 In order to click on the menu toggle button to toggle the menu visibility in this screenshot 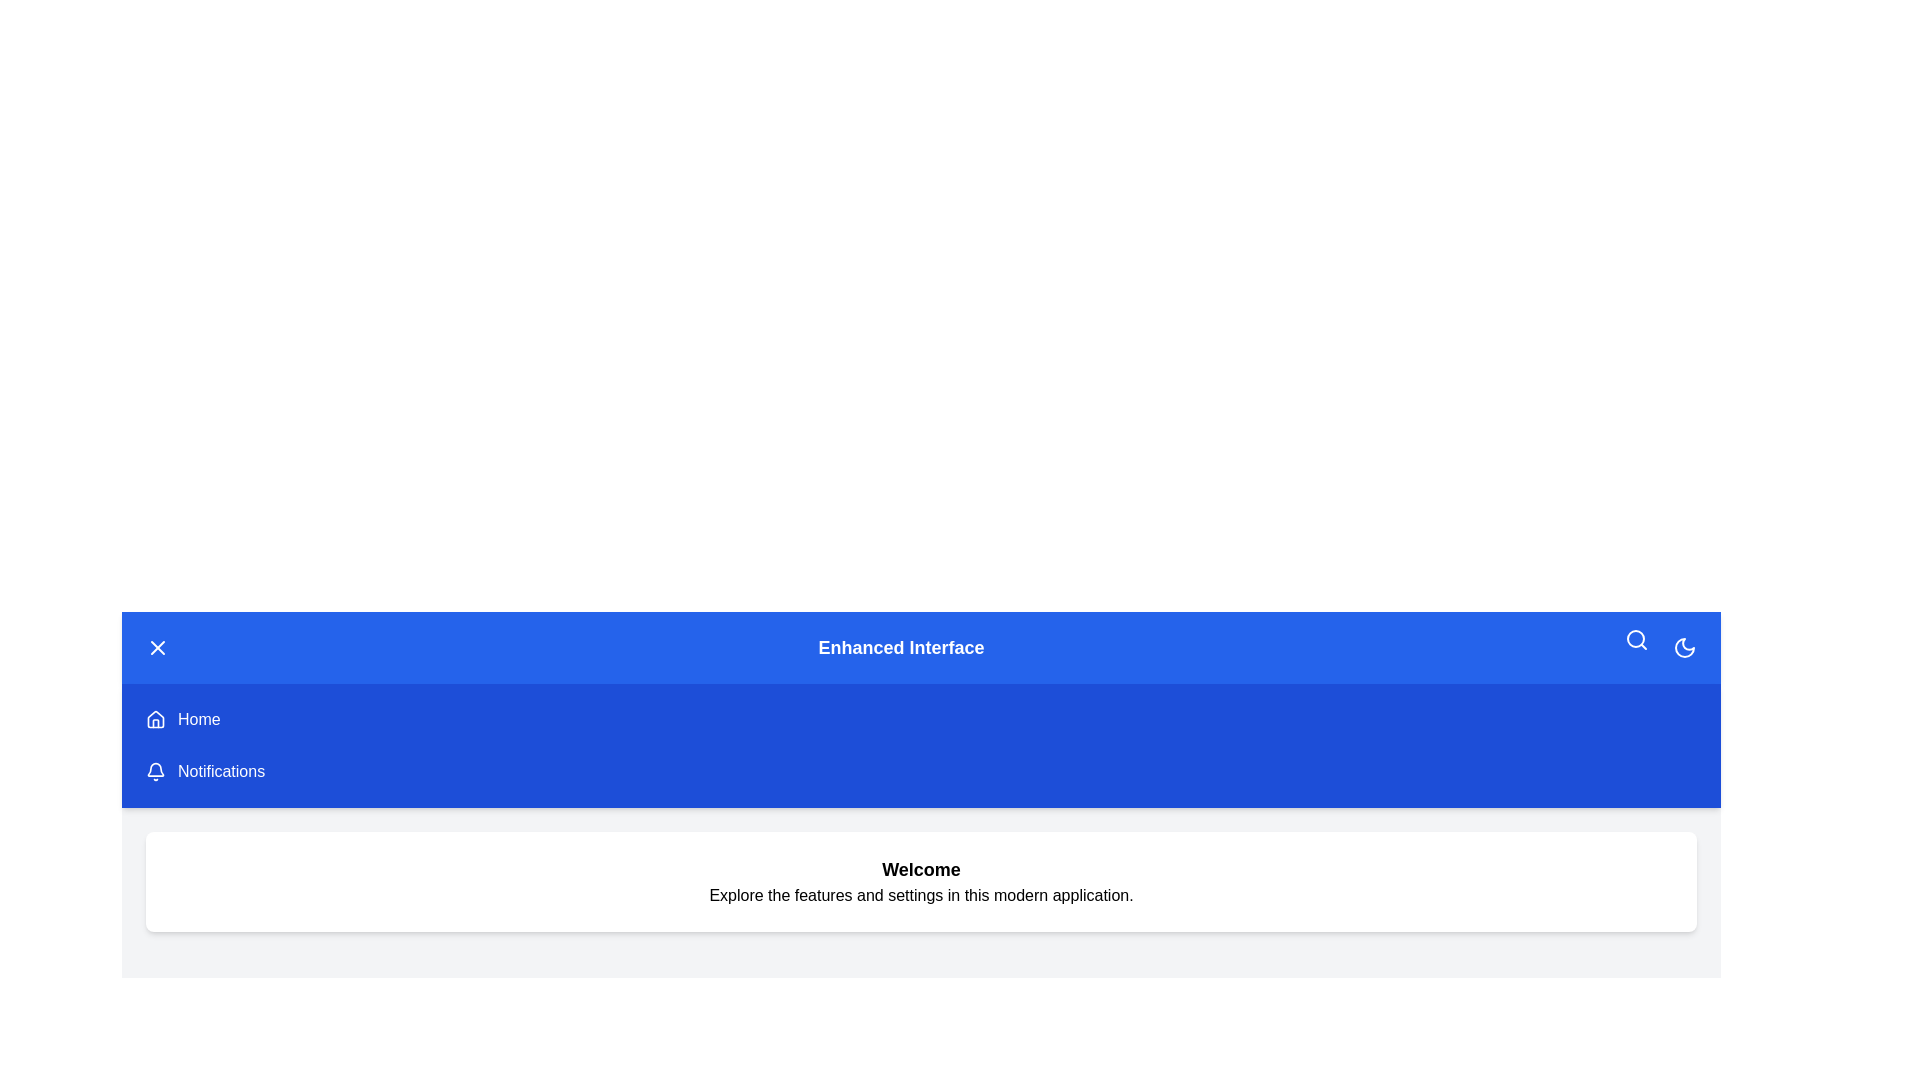, I will do `click(157, 648)`.